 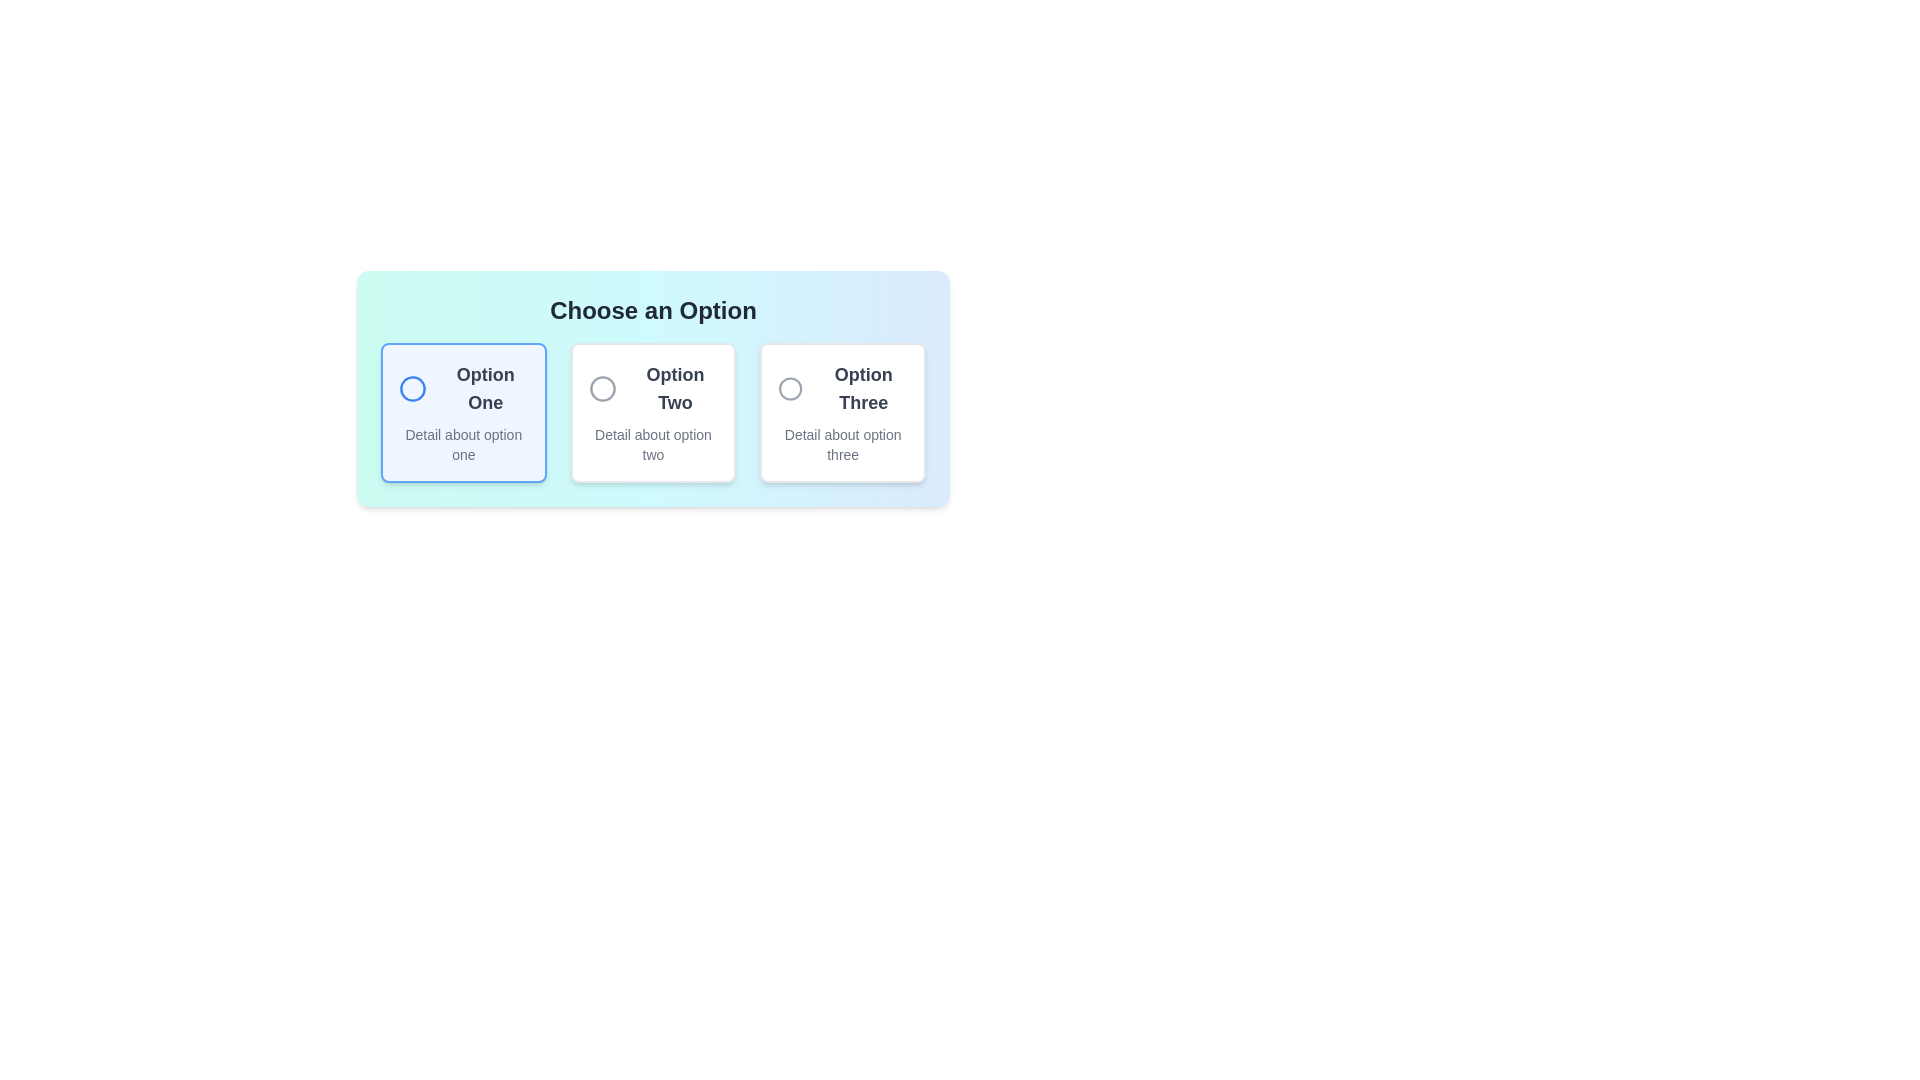 What do you see at coordinates (653, 470) in the screenshot?
I see `the second selectable card representing 'Option Two' in the selection menu` at bounding box center [653, 470].